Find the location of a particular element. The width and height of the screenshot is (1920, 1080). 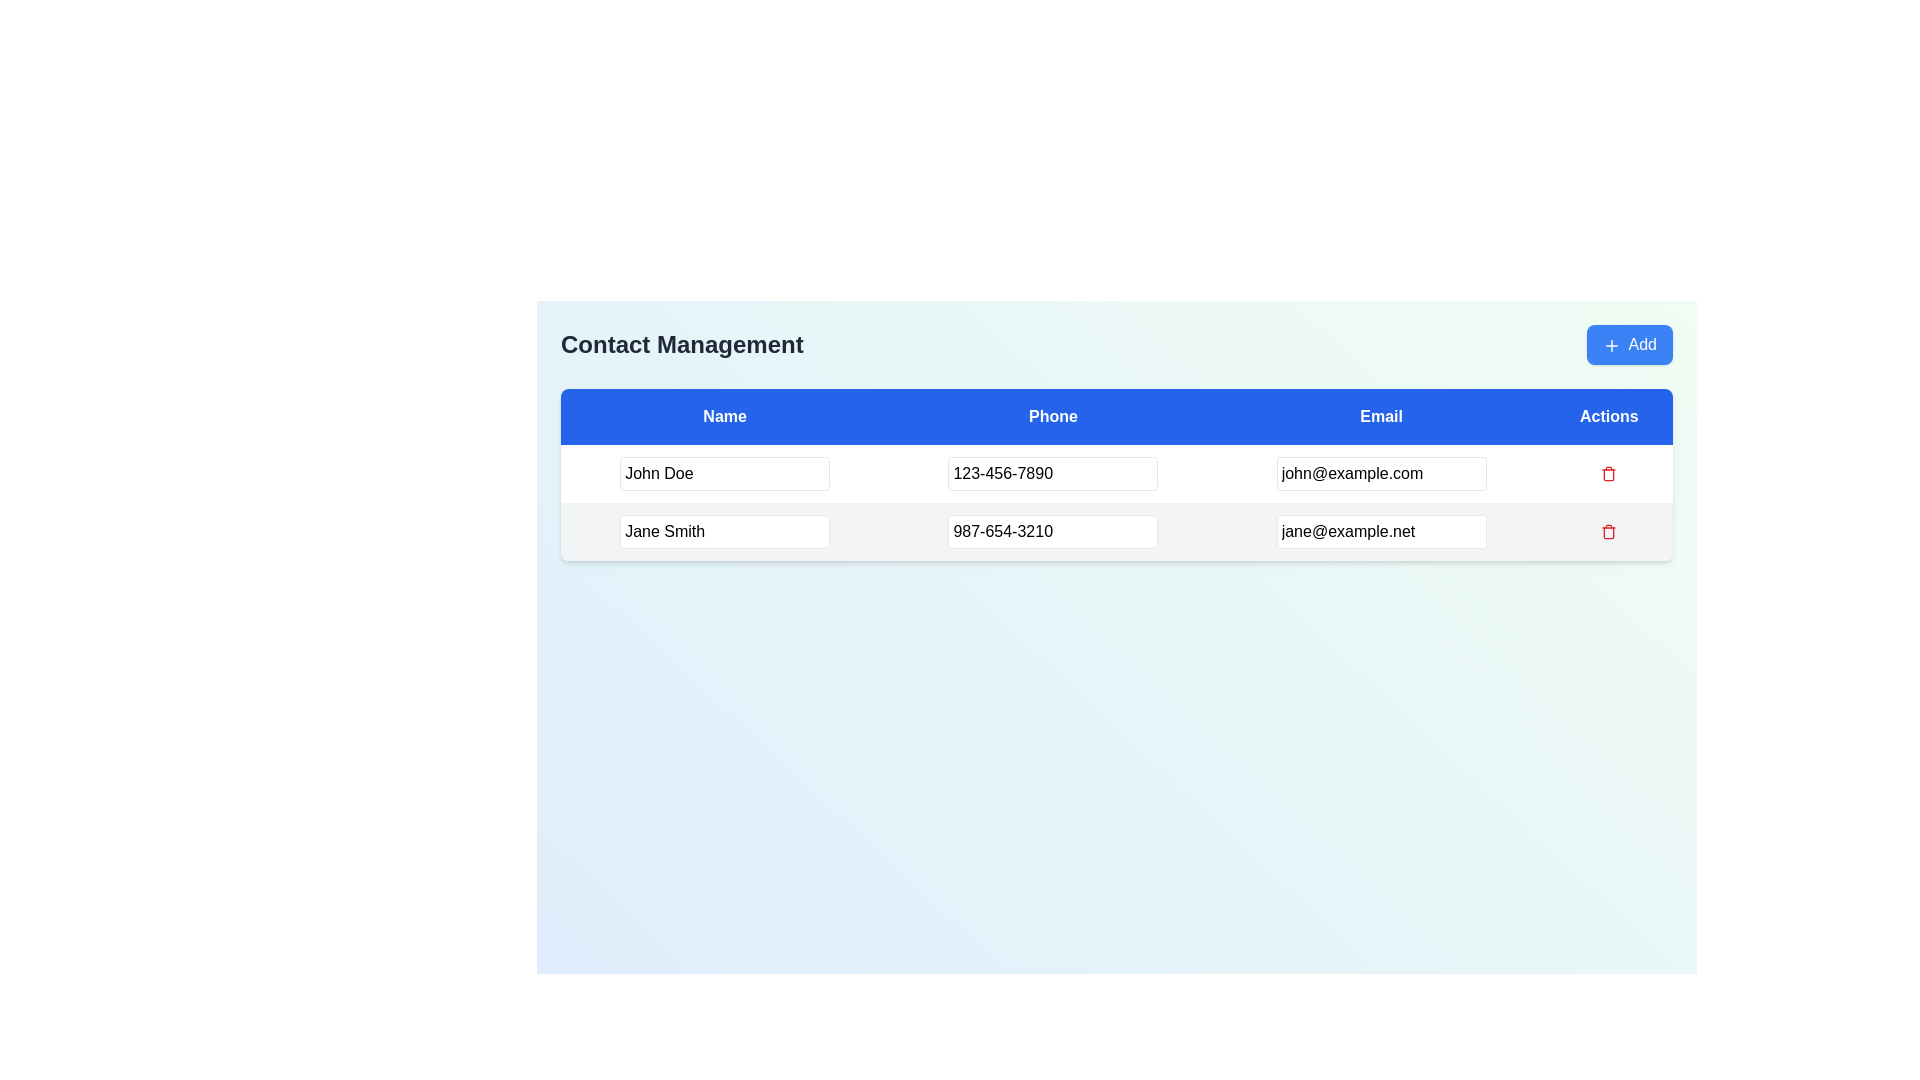

the rectangular button with a blue background and white 'Add' text, located on the top-right side of the 'Contact Management' section is located at coordinates (1629, 343).